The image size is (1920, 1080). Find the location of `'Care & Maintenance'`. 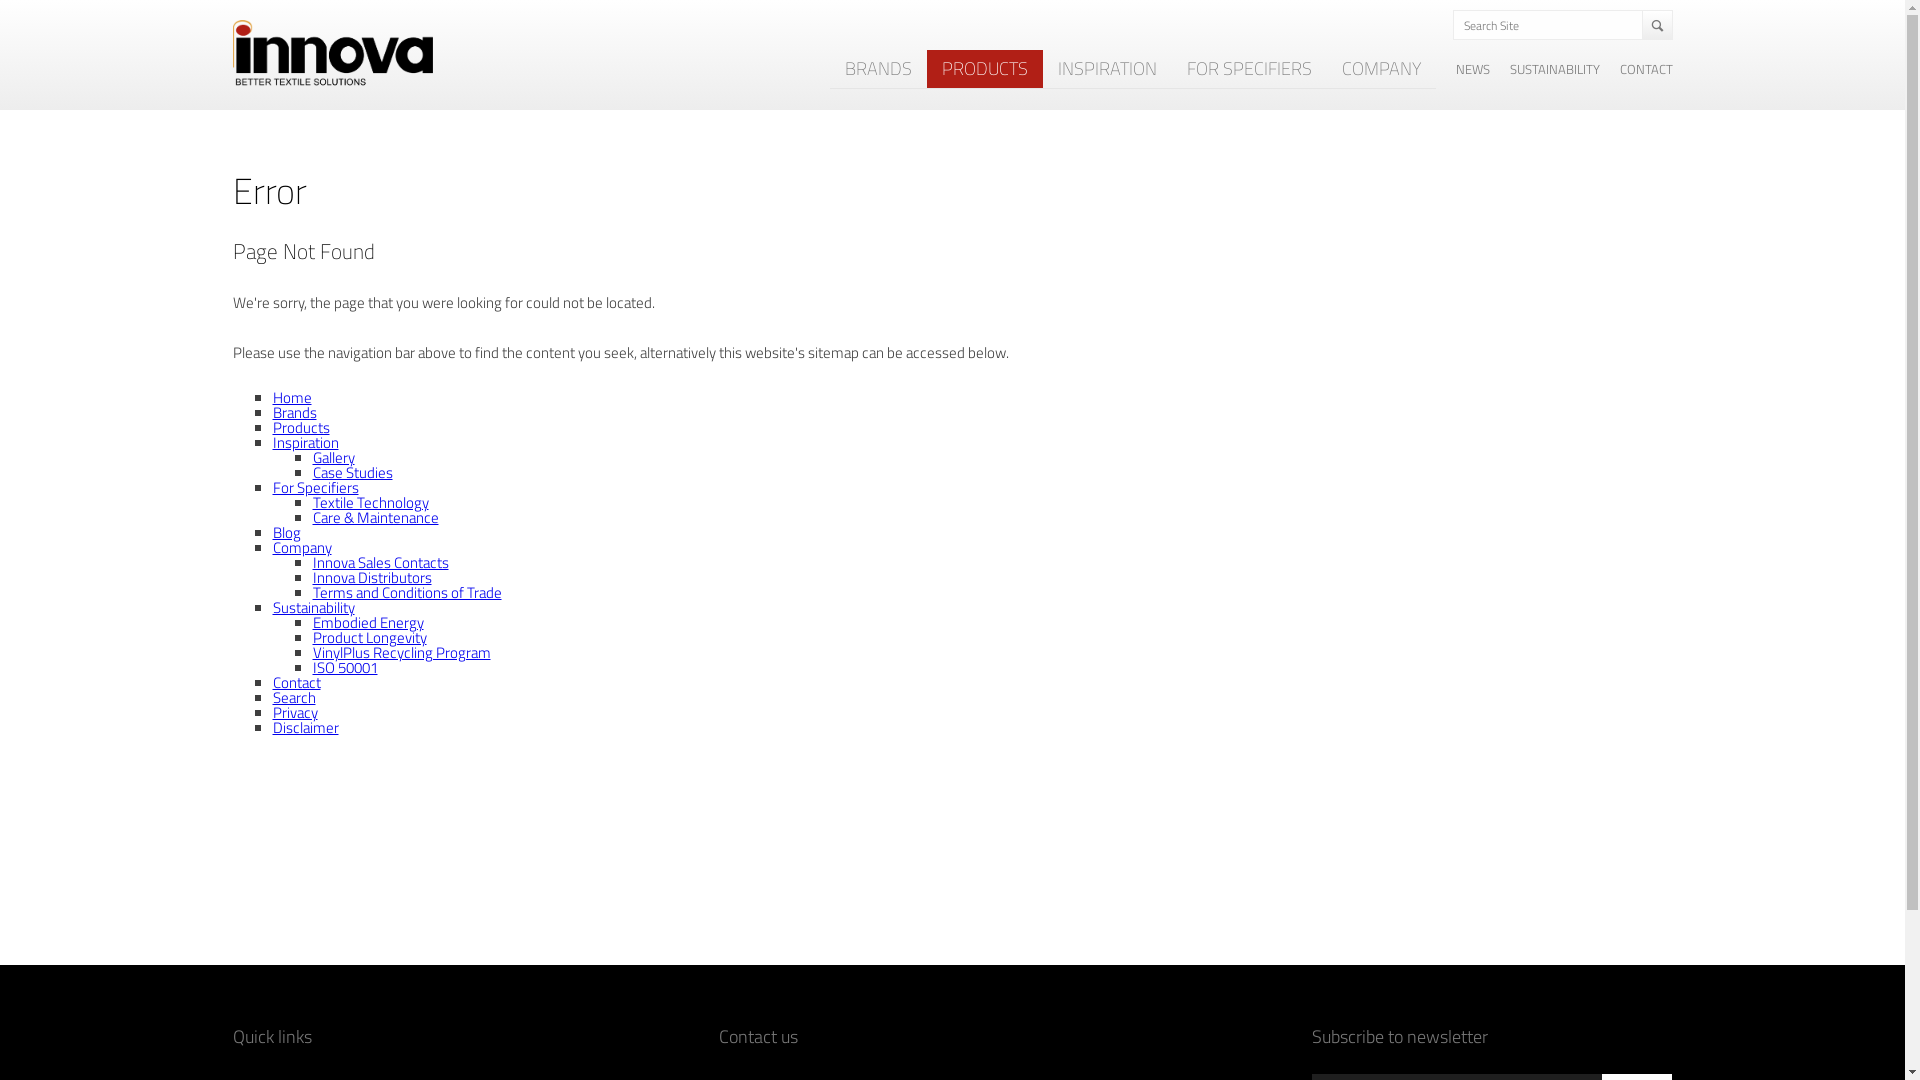

'Care & Maintenance' is located at coordinates (374, 516).